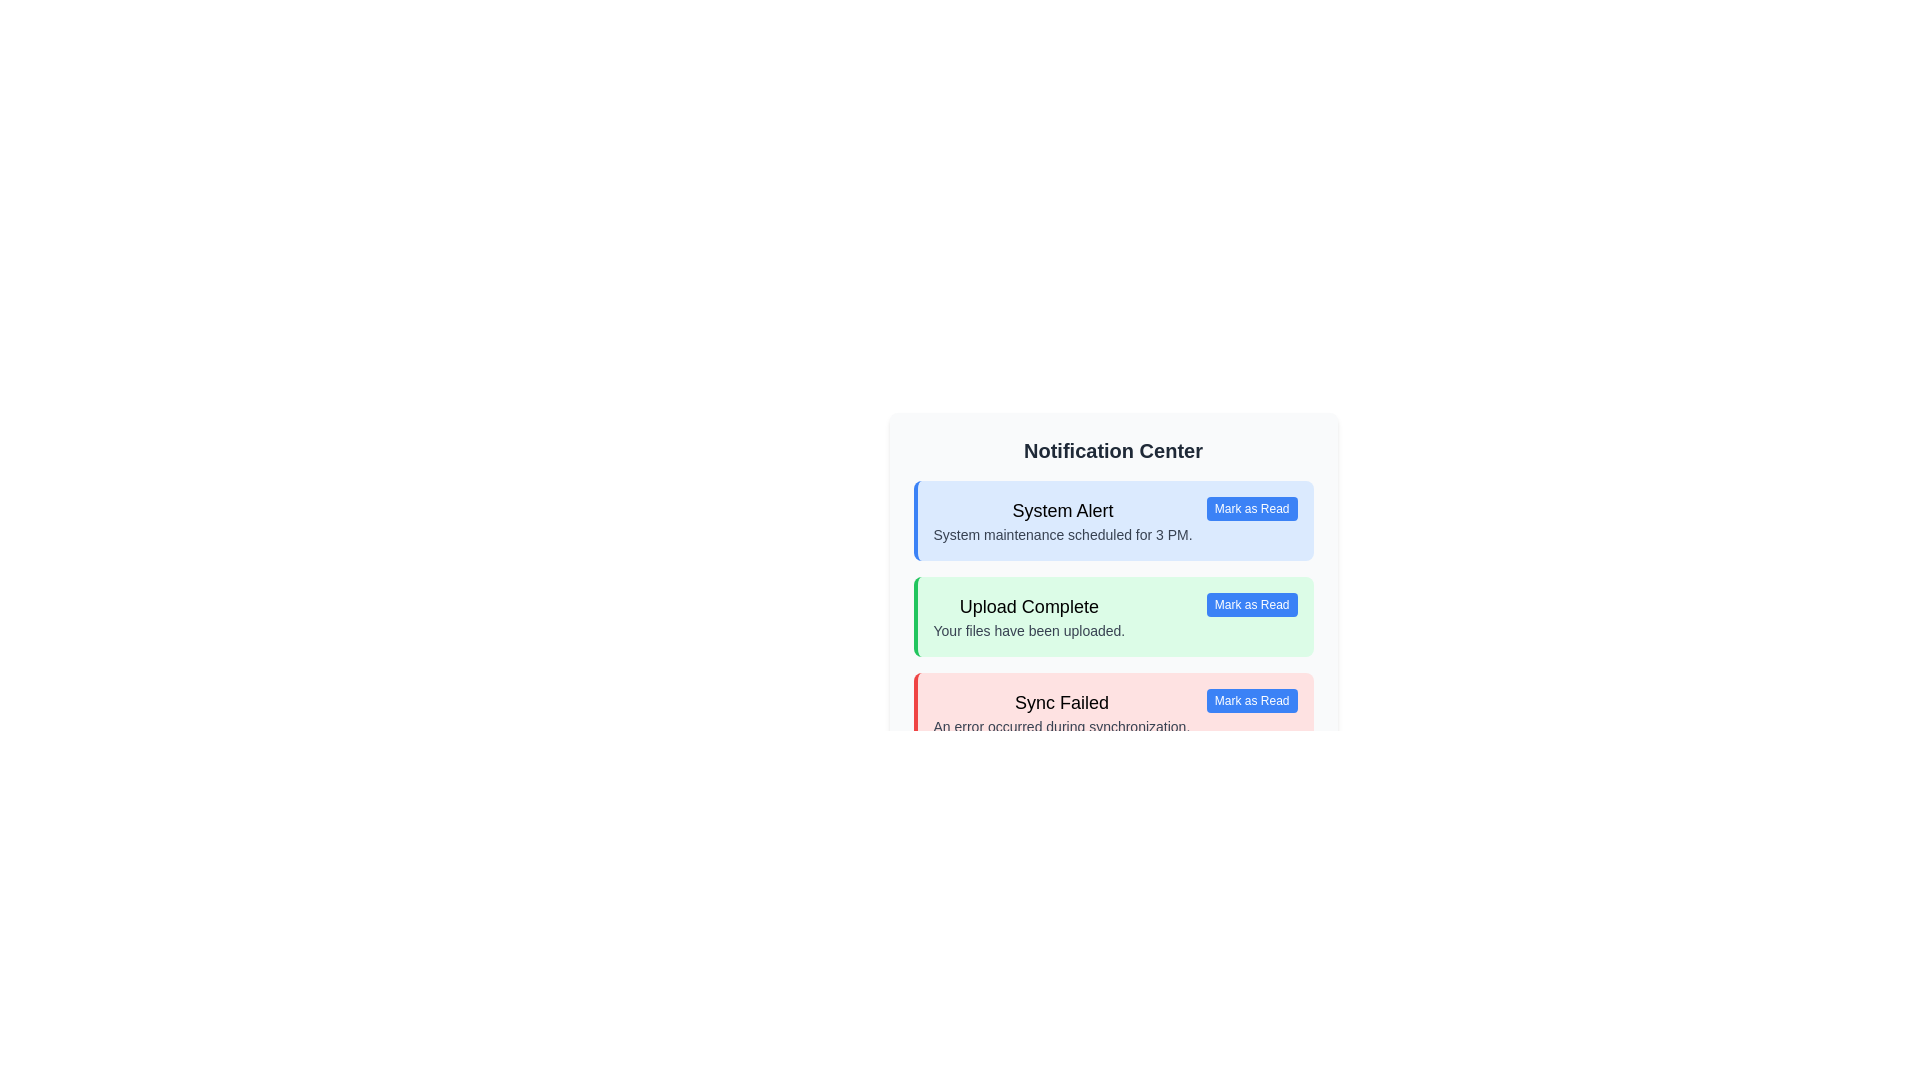 This screenshot has width=1920, height=1080. Describe the element at coordinates (1251, 508) in the screenshot. I see `the 'Mark as Read' button with a blue background and white text to mark the notification as read` at that location.